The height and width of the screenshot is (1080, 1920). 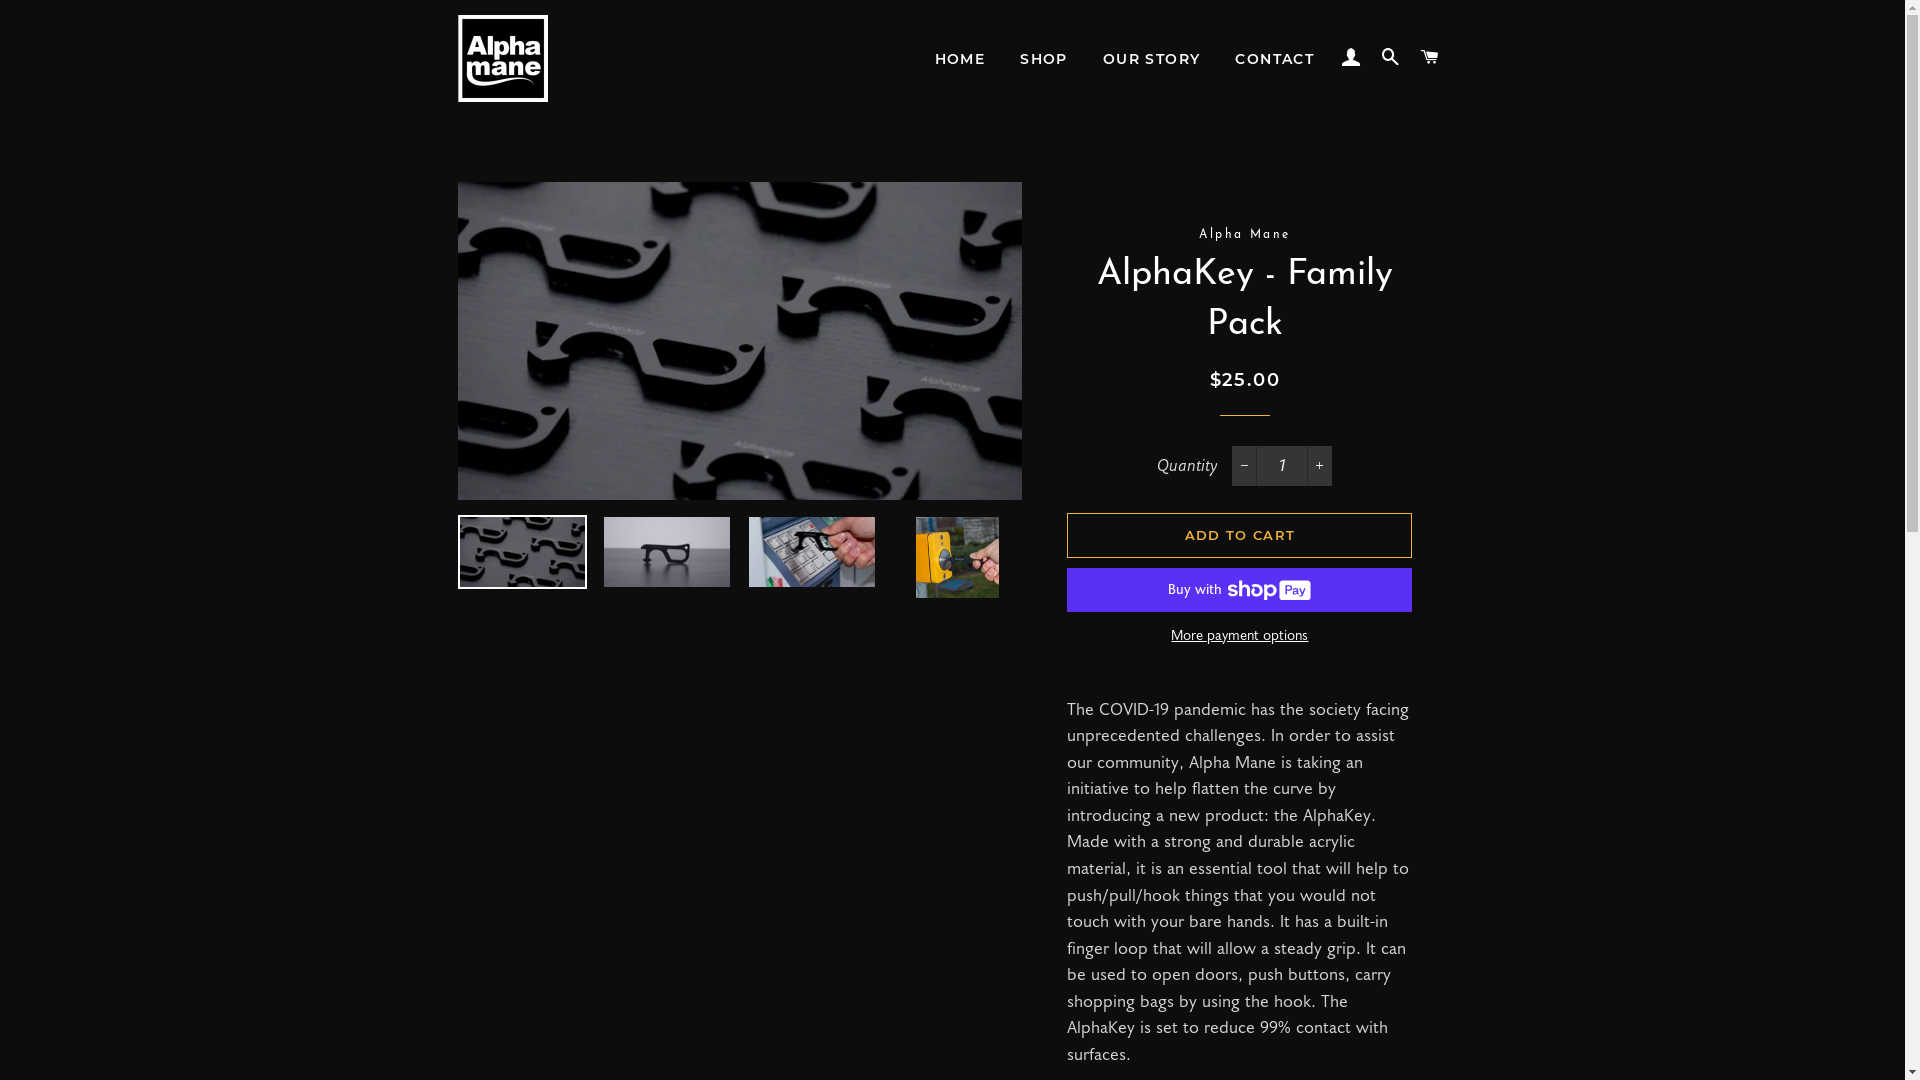 What do you see at coordinates (960, 59) in the screenshot?
I see `'HOME'` at bounding box center [960, 59].